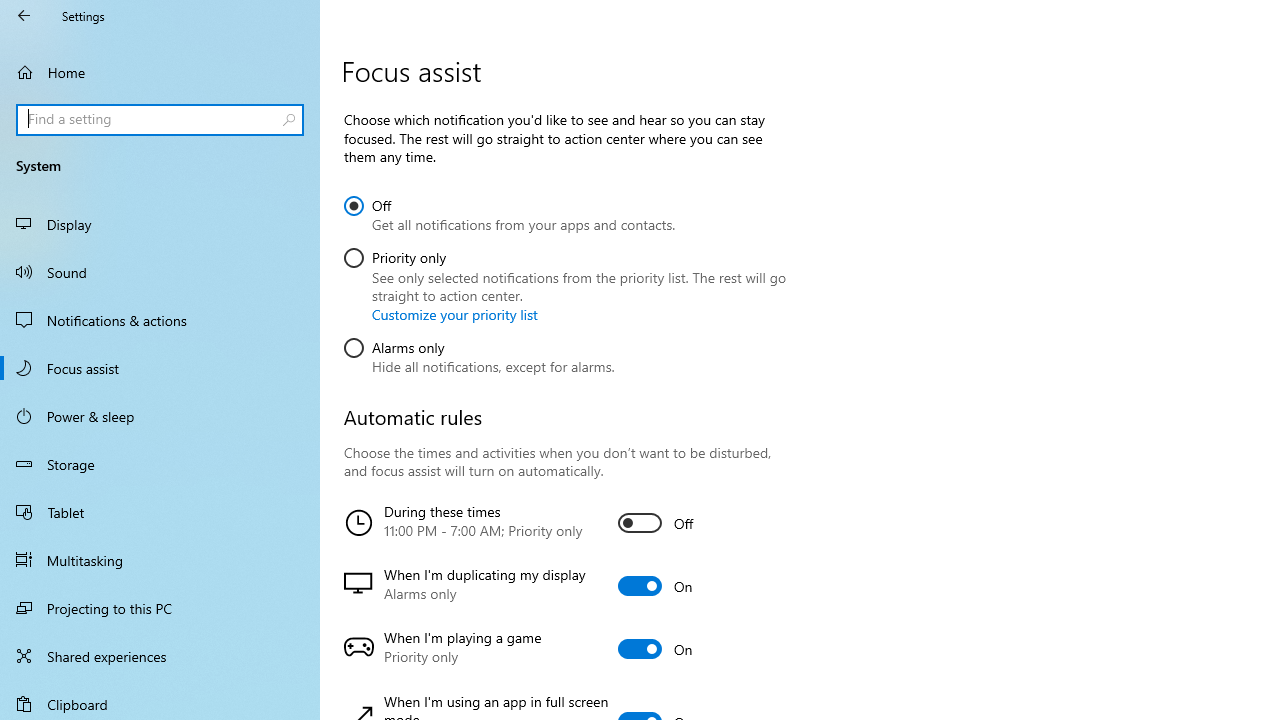  I want to click on 'Shared experiences', so click(160, 655).